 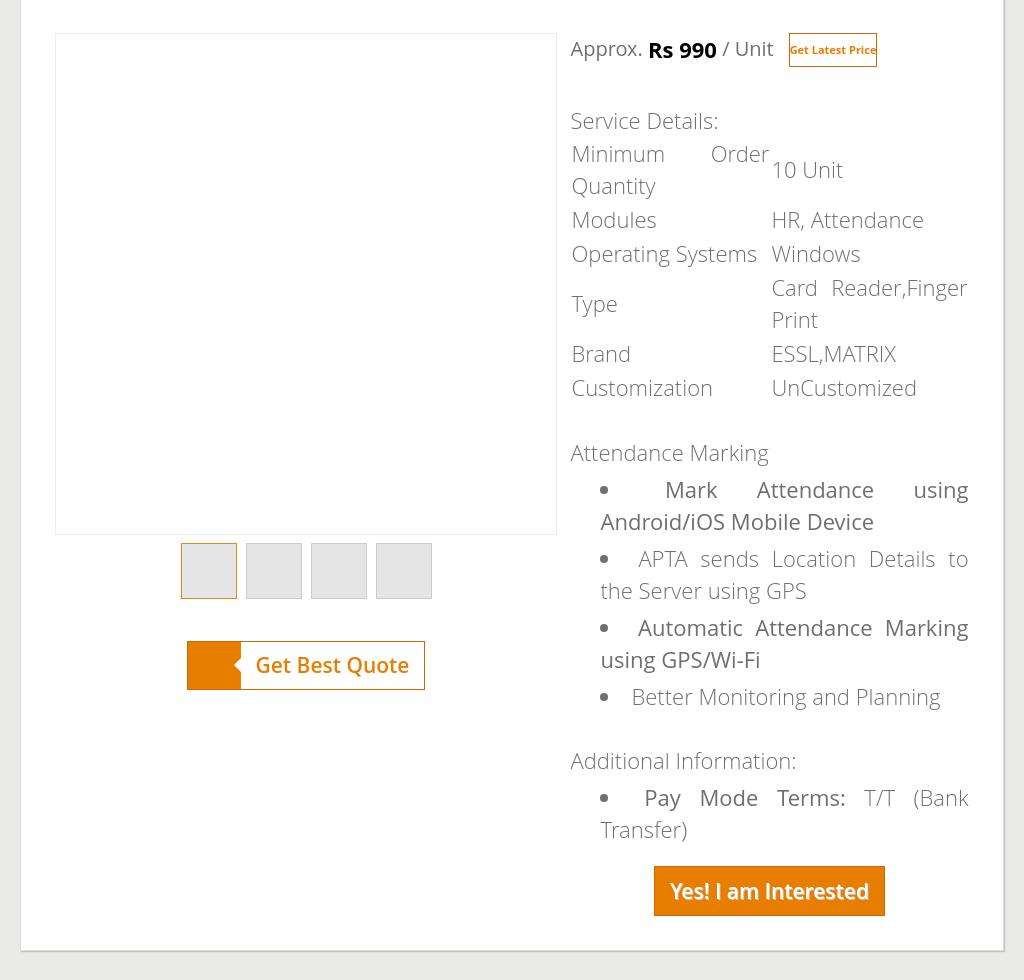 I want to click on 'Windows', so click(x=770, y=253).